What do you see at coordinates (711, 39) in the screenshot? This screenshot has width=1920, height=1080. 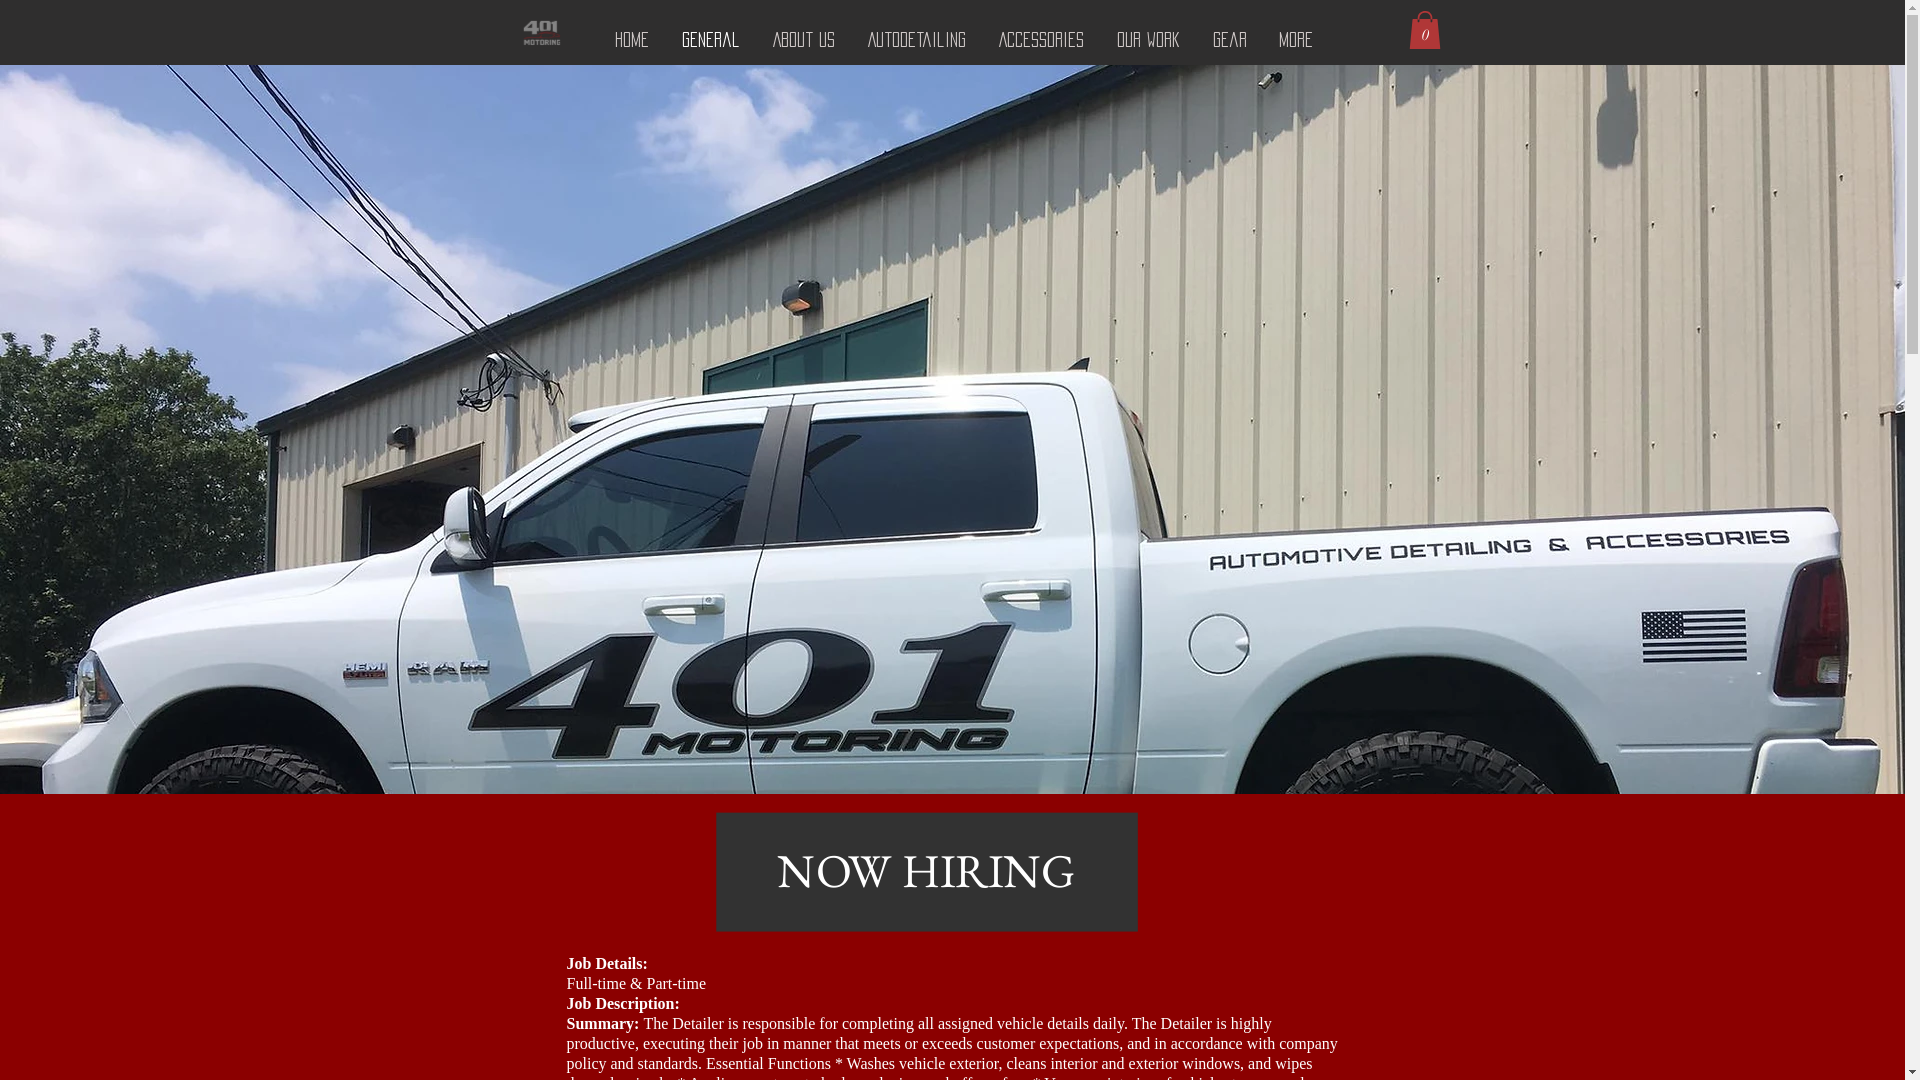 I see `'General'` at bounding box center [711, 39].